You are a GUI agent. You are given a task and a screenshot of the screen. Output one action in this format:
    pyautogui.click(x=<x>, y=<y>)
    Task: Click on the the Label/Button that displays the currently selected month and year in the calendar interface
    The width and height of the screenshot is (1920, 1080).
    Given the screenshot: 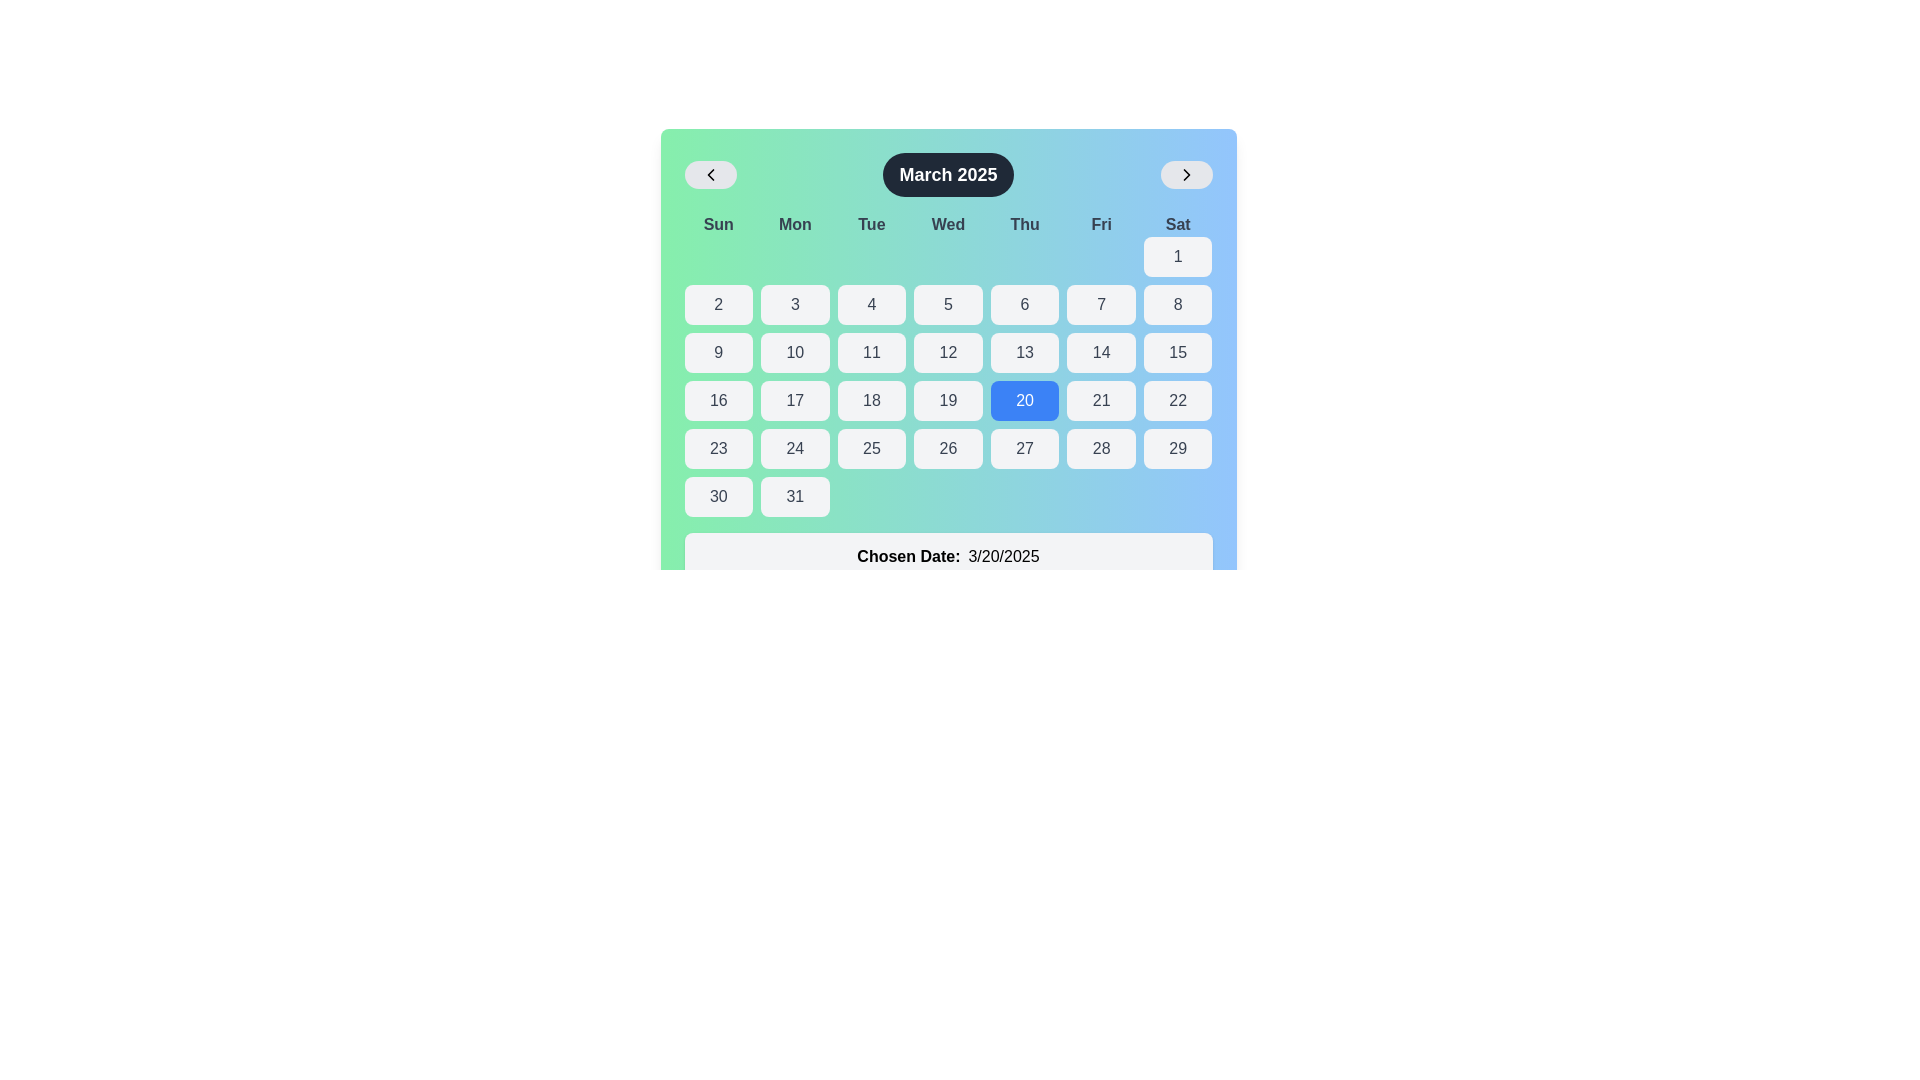 What is the action you would take?
    pyautogui.click(x=947, y=173)
    